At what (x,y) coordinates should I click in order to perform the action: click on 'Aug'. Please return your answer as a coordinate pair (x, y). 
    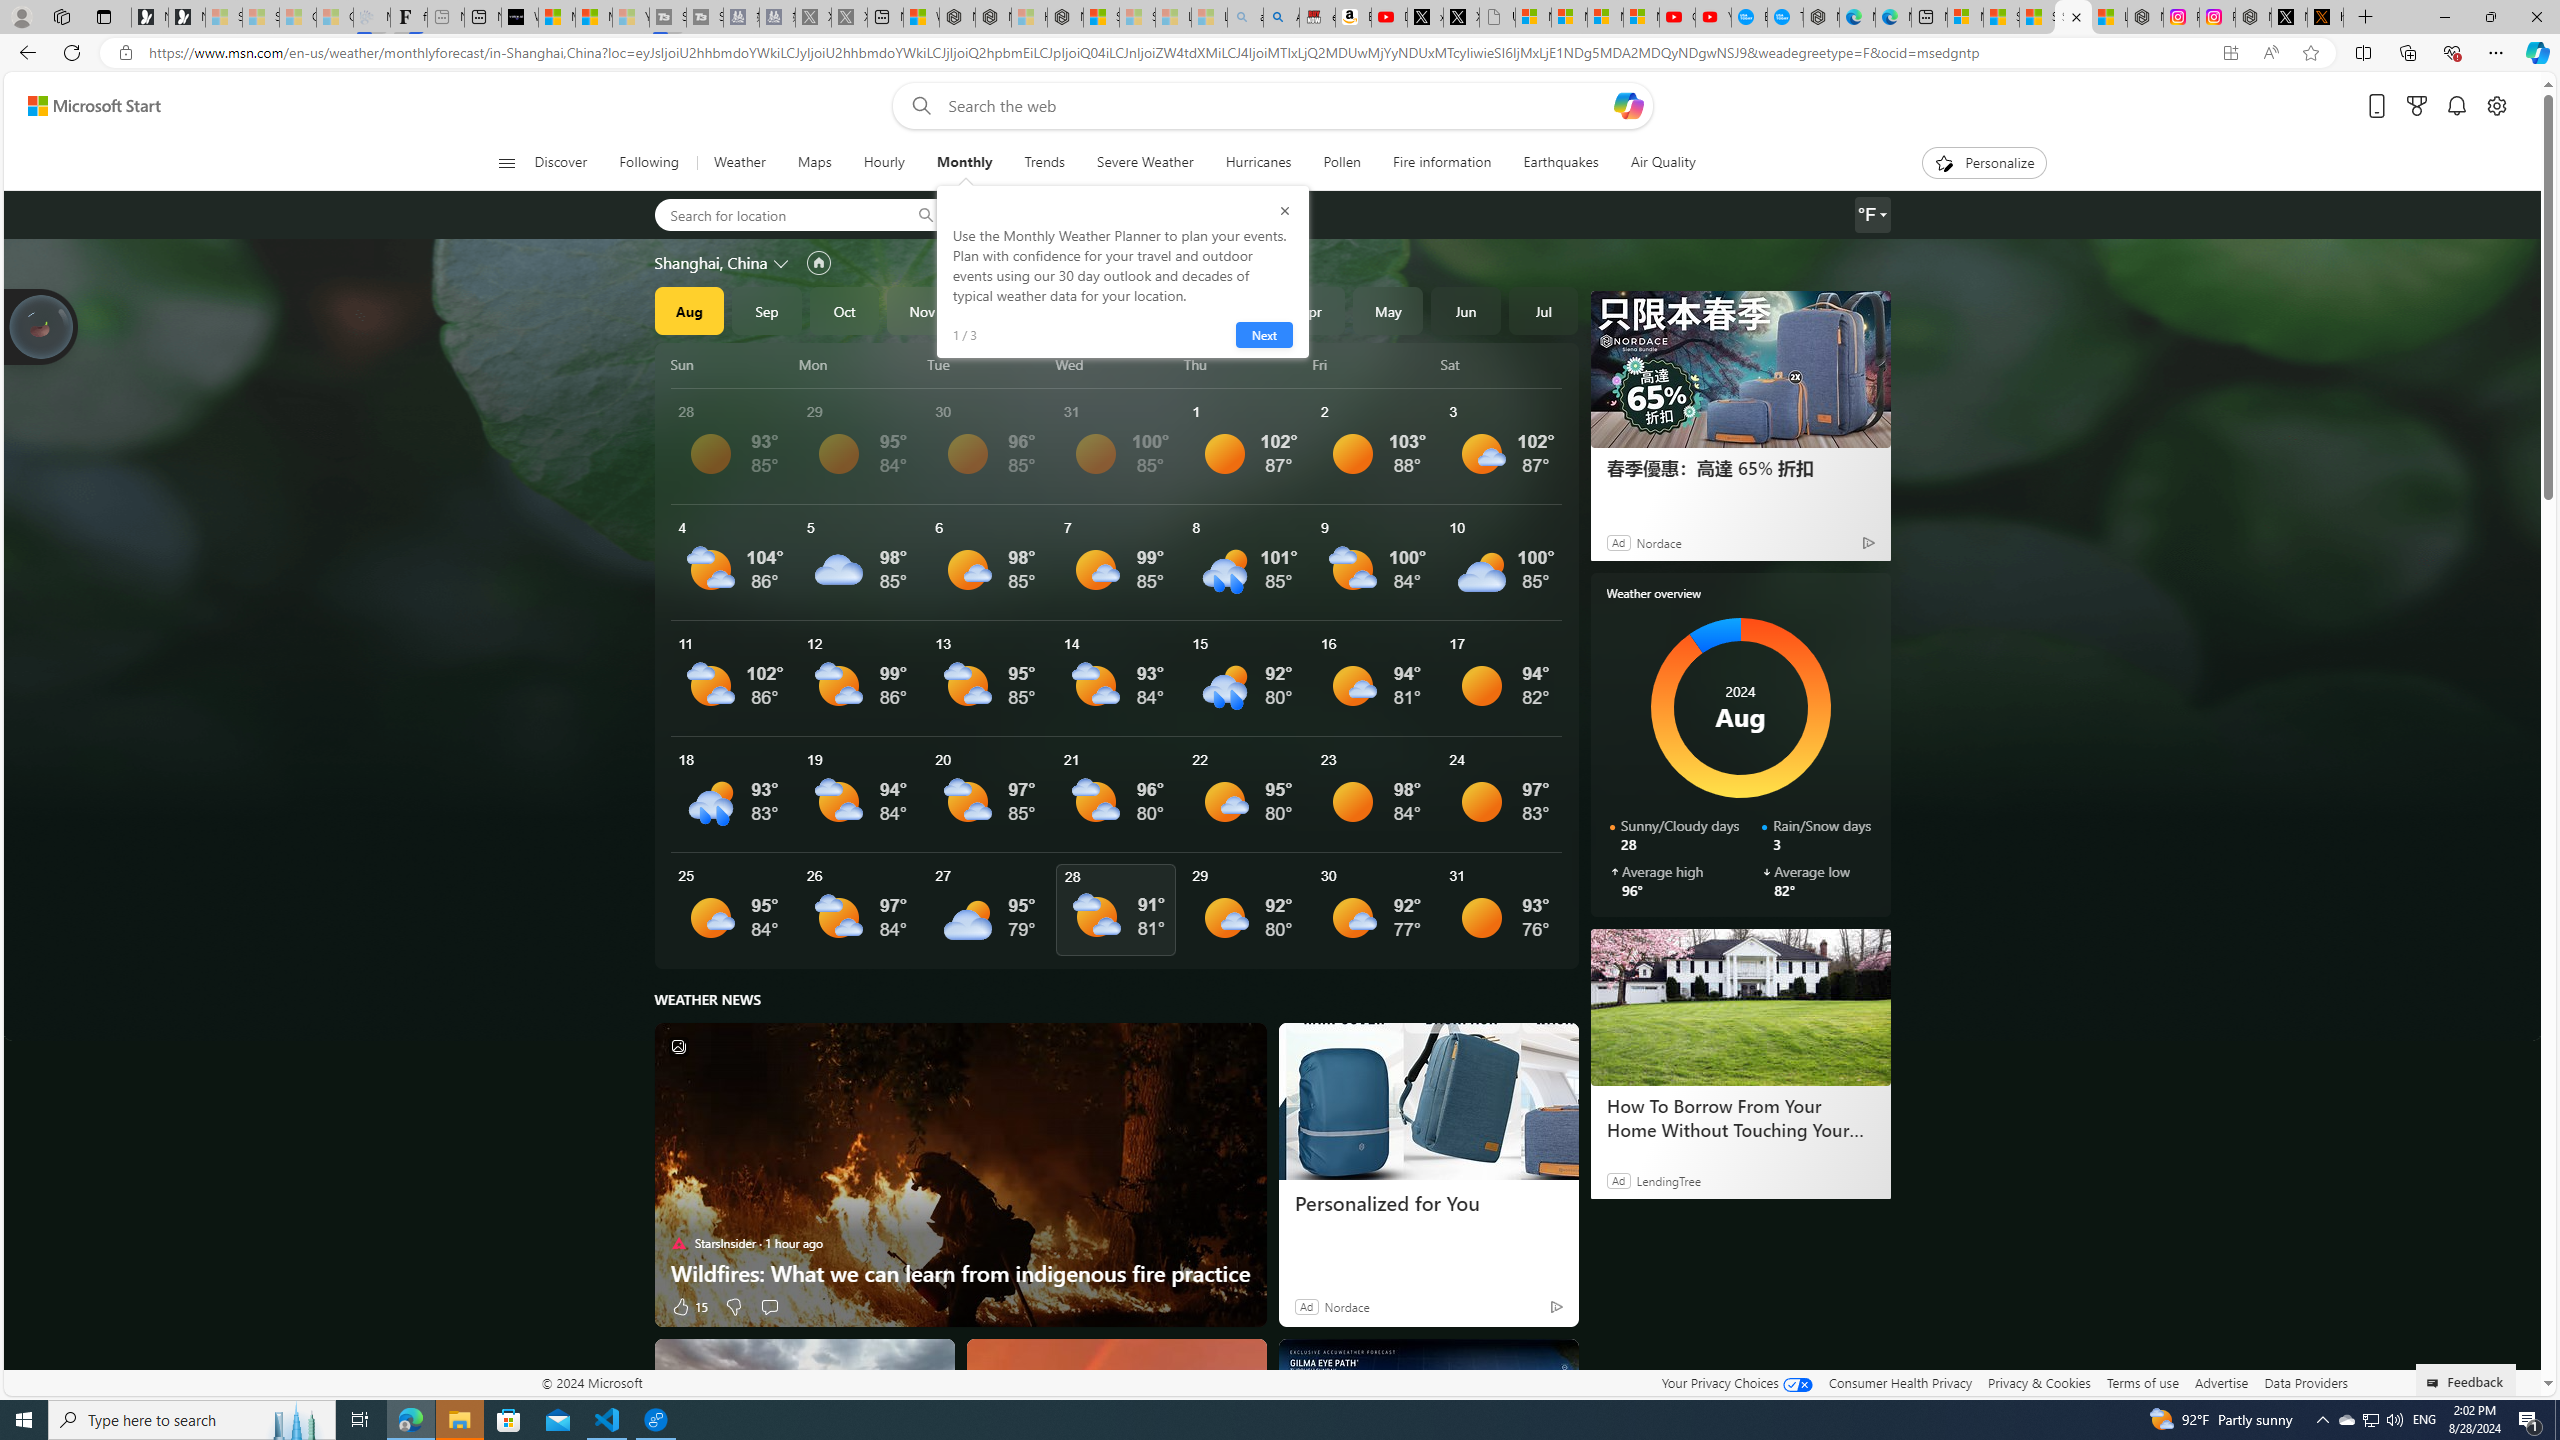
    Looking at the image, I should click on (688, 310).